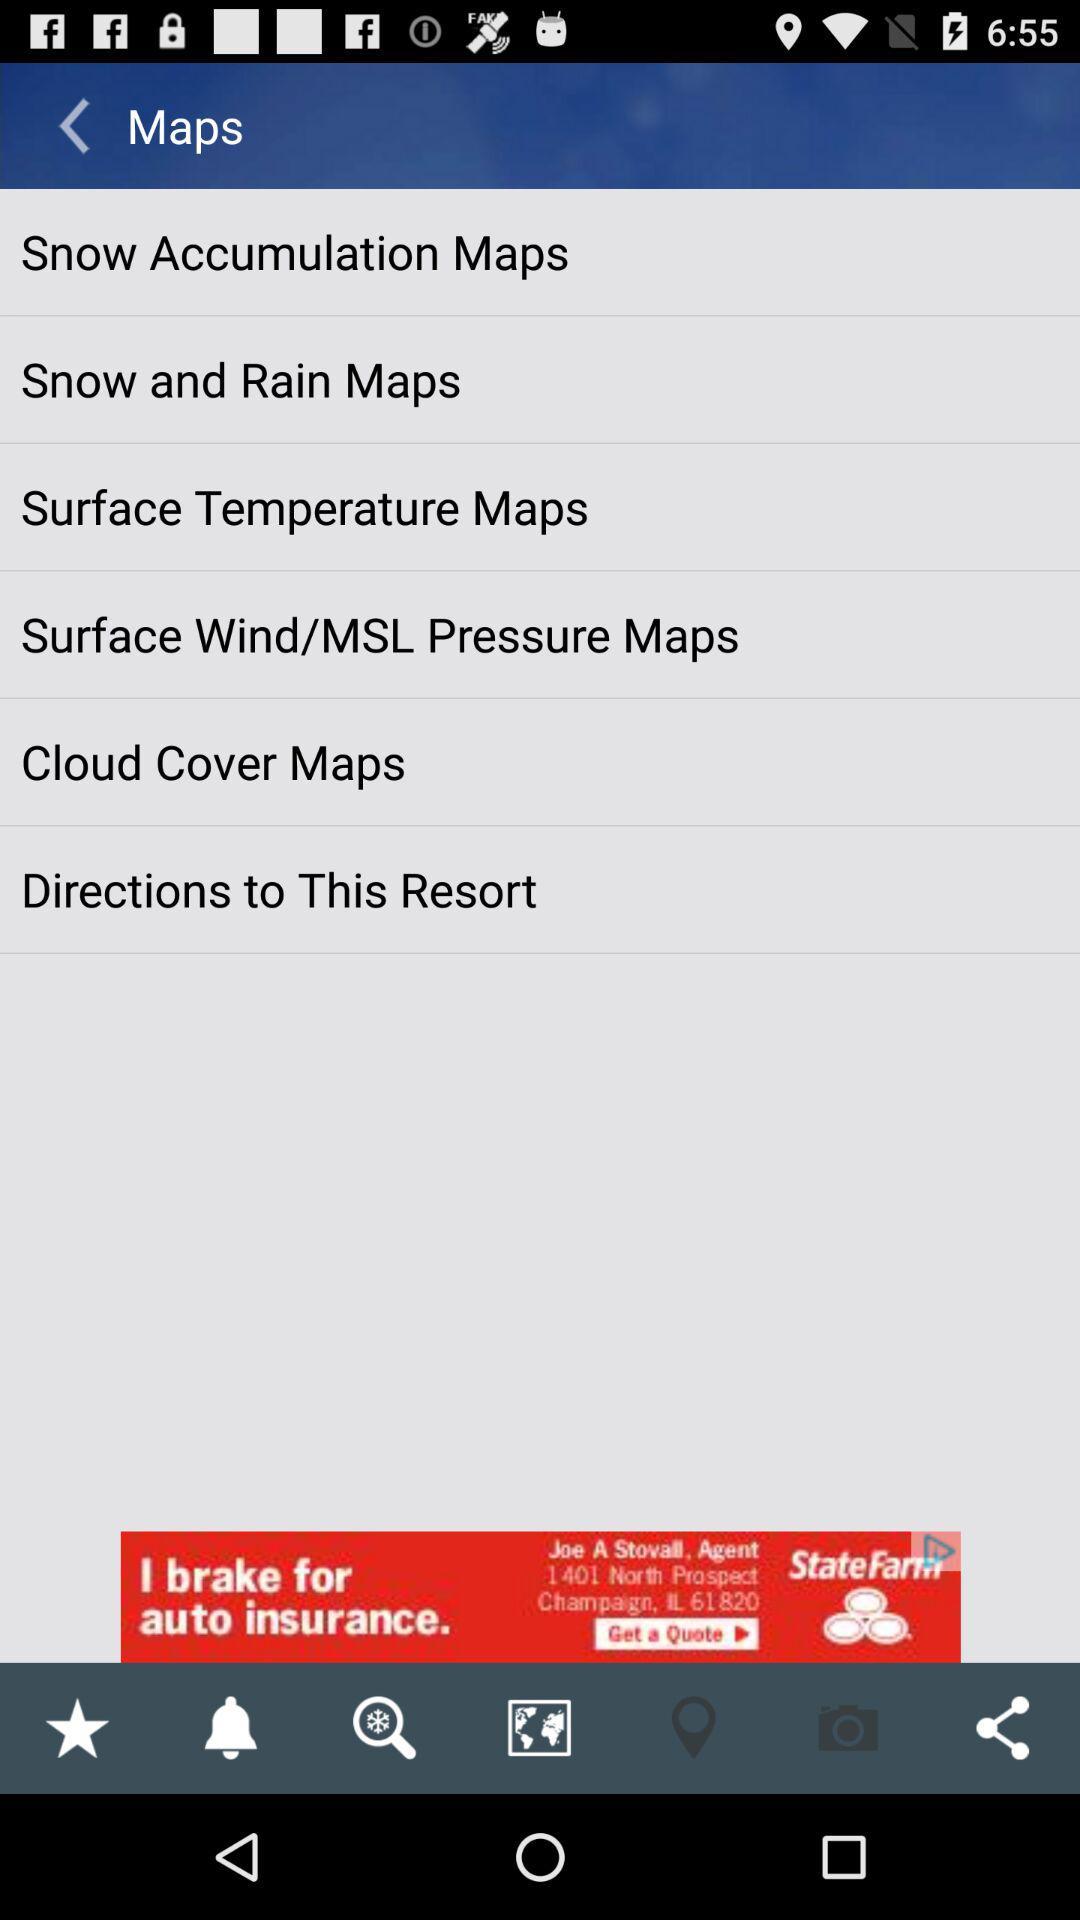 The image size is (1080, 1920). I want to click on the arrow above the top left of the page, so click(72, 124).